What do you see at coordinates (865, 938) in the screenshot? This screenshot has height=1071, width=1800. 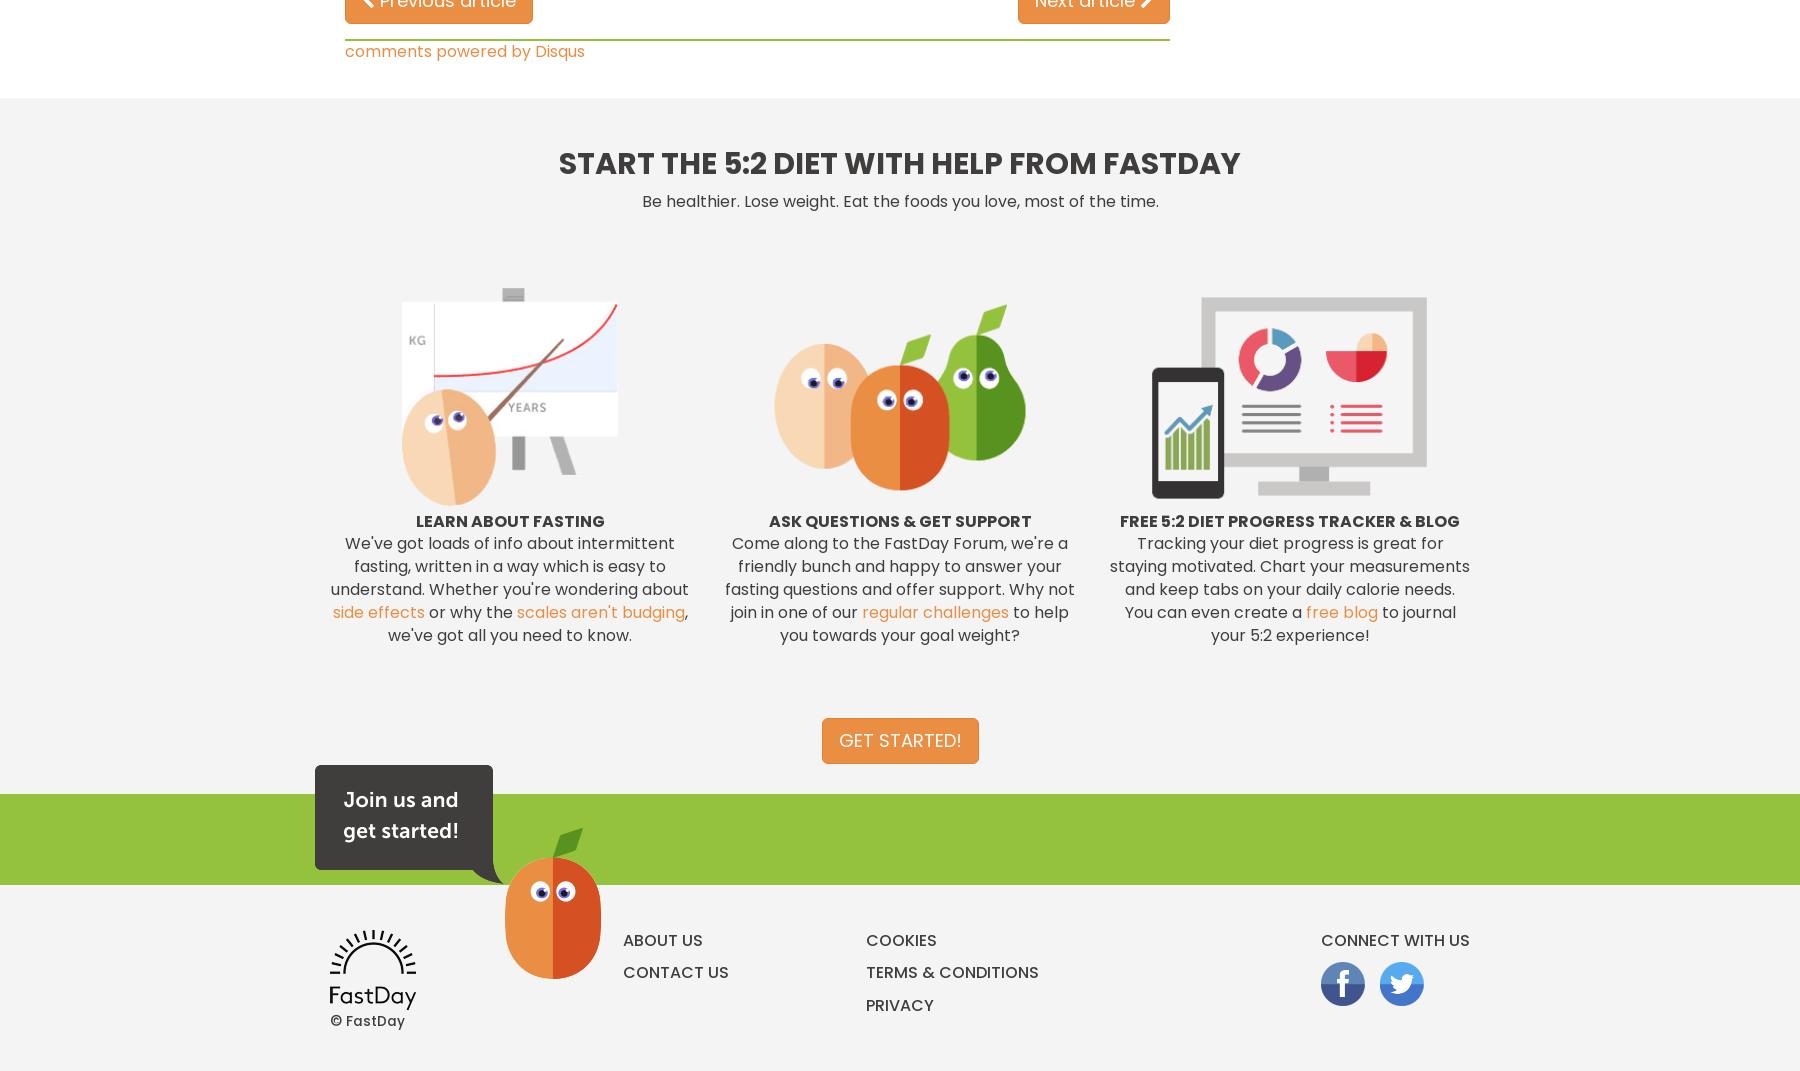 I see `'COOKIES'` at bounding box center [865, 938].